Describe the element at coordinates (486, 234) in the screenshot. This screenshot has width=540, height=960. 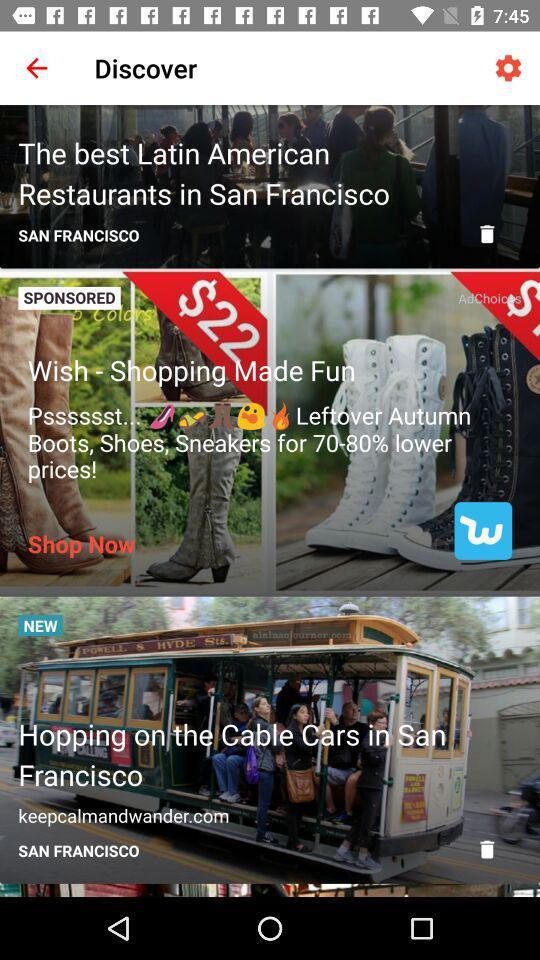
I see `delete` at that location.